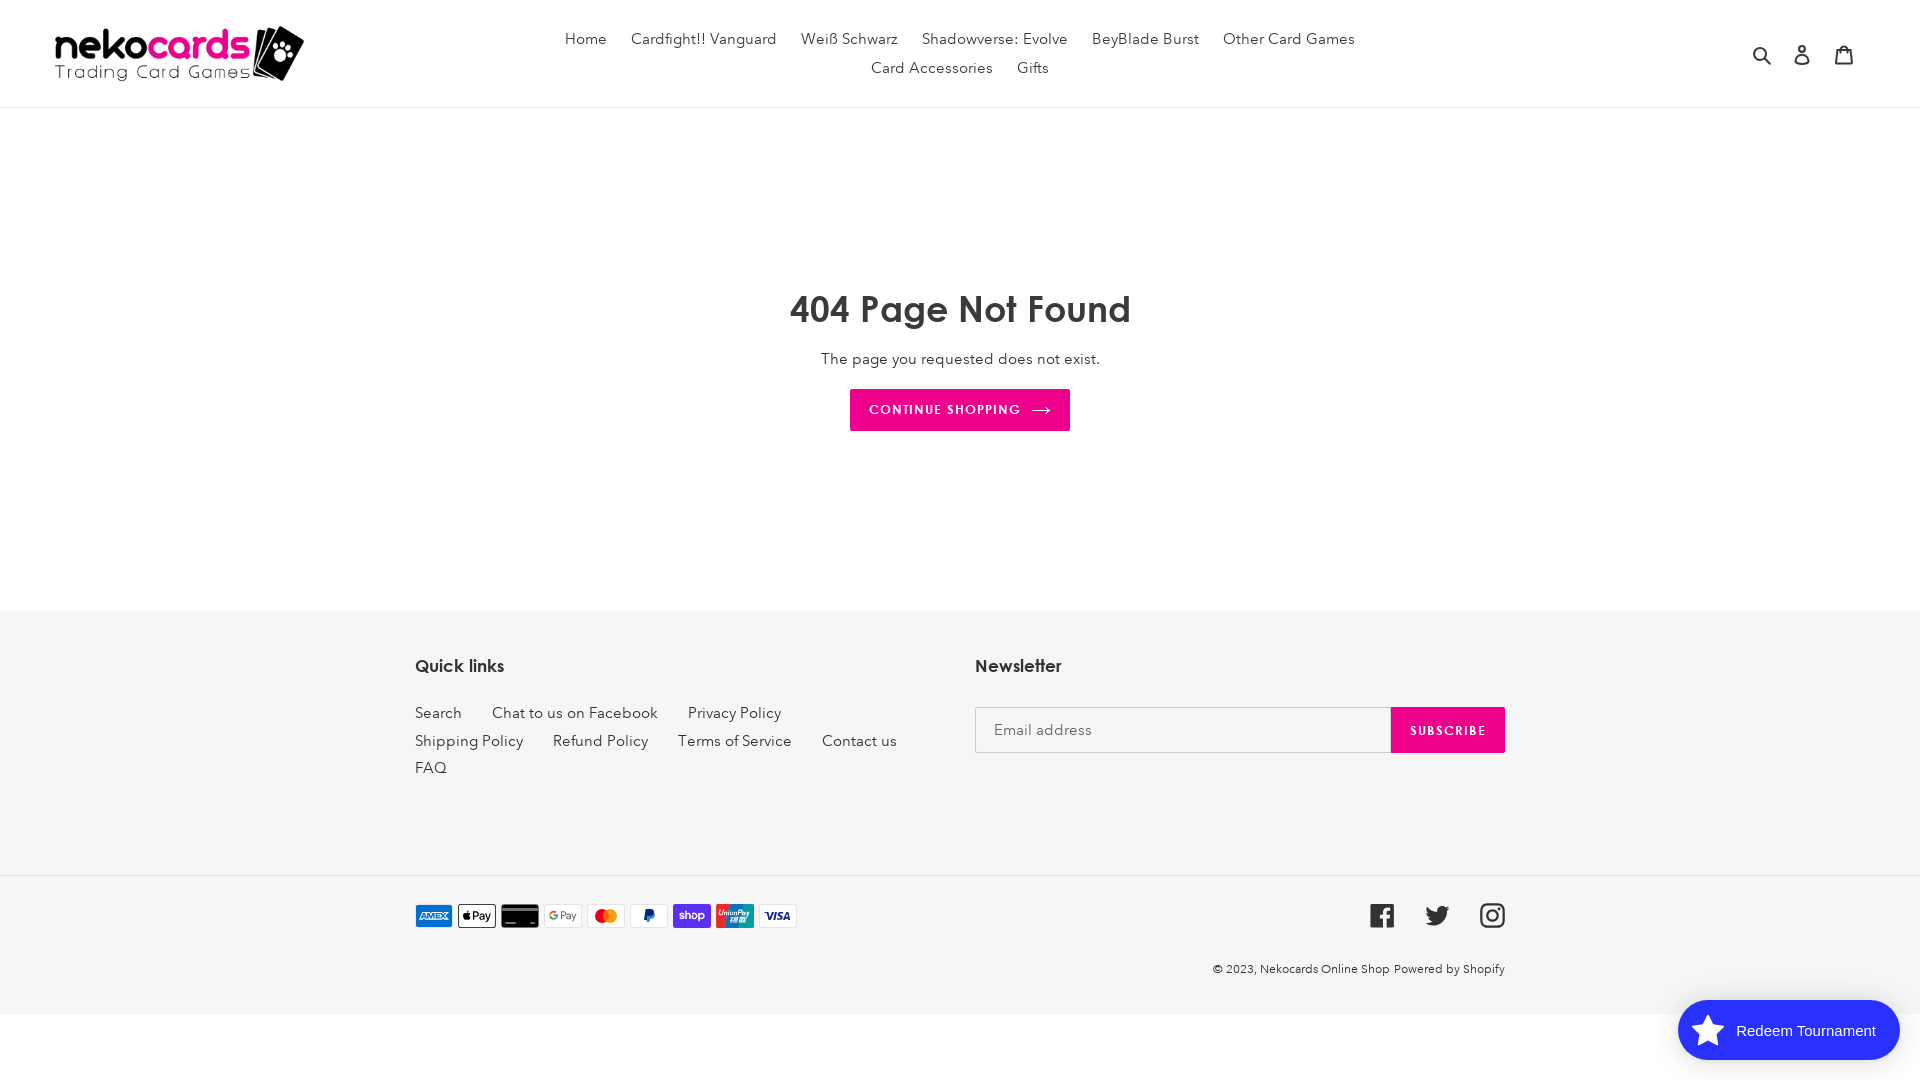 Image resolution: width=1920 pixels, height=1080 pixels. What do you see at coordinates (930, 67) in the screenshot?
I see `'Card Accessories'` at bounding box center [930, 67].